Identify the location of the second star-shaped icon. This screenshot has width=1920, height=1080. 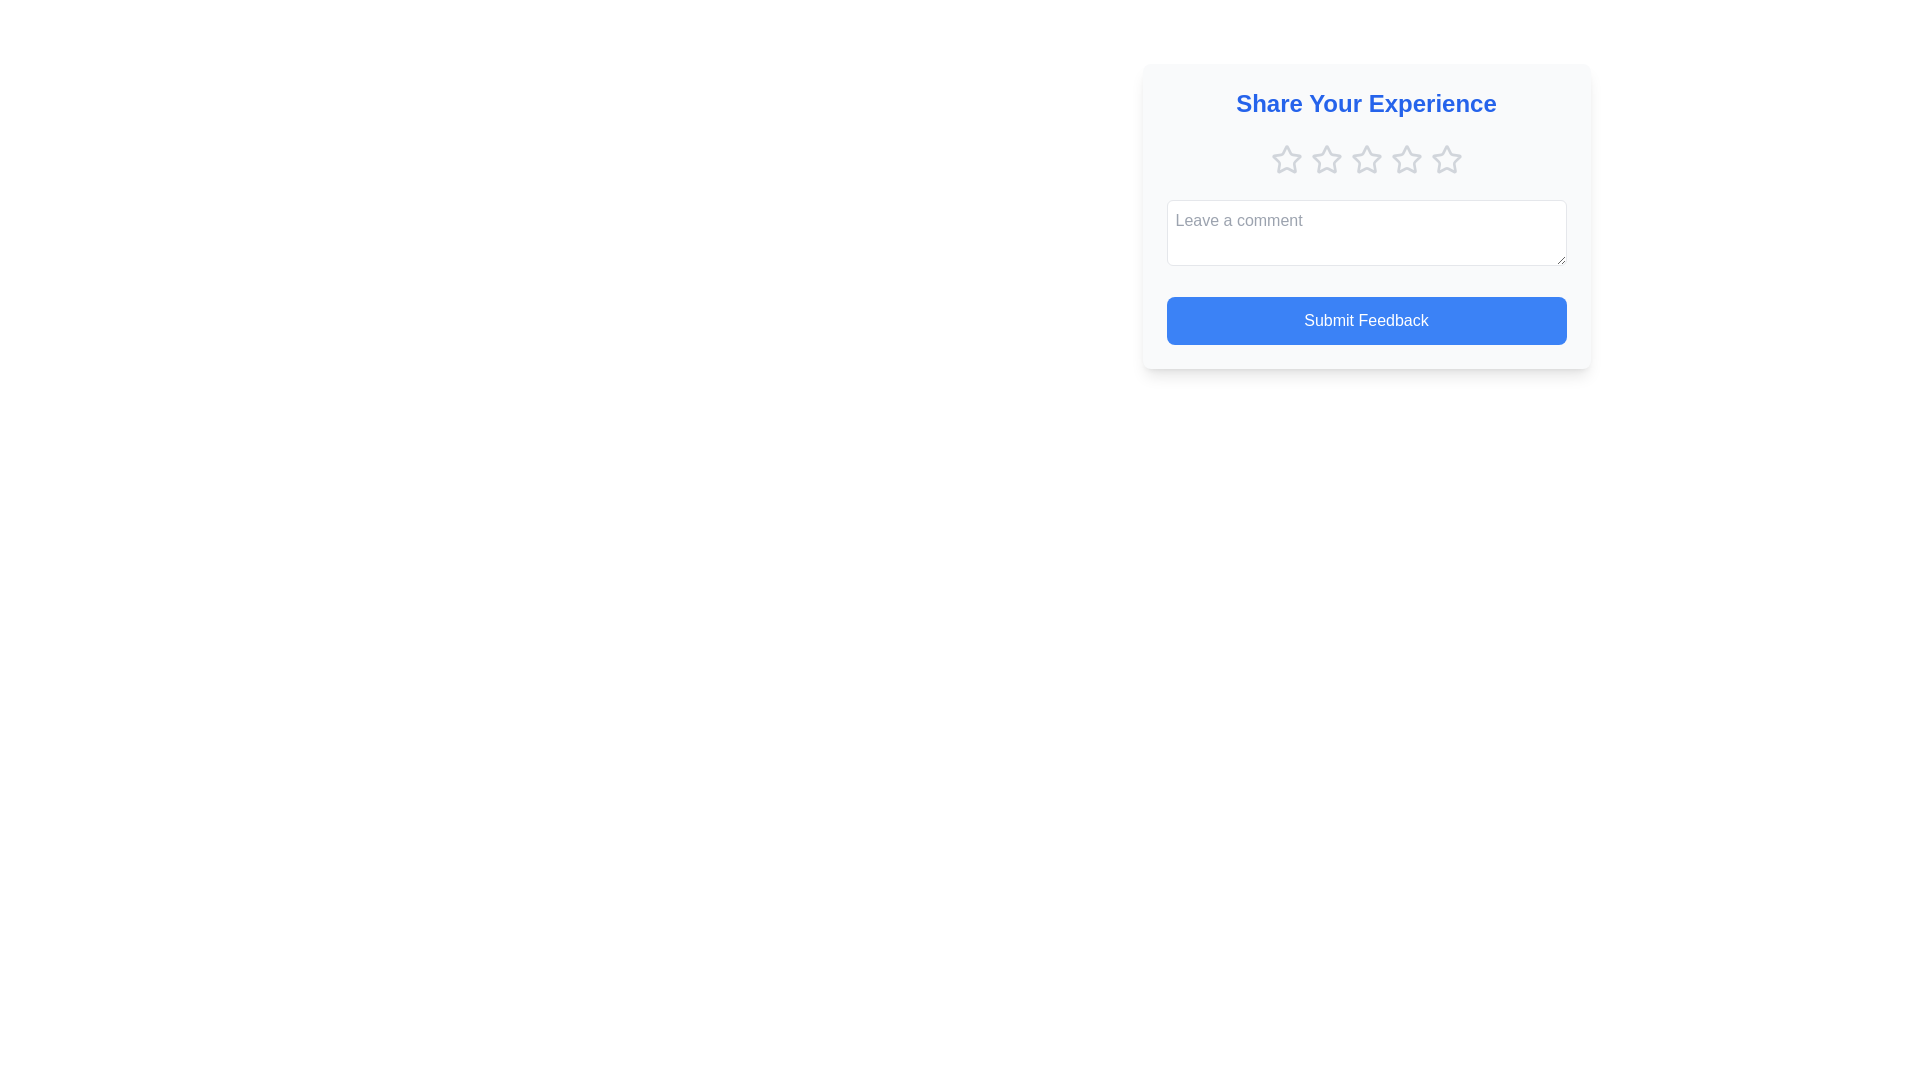
(1326, 158).